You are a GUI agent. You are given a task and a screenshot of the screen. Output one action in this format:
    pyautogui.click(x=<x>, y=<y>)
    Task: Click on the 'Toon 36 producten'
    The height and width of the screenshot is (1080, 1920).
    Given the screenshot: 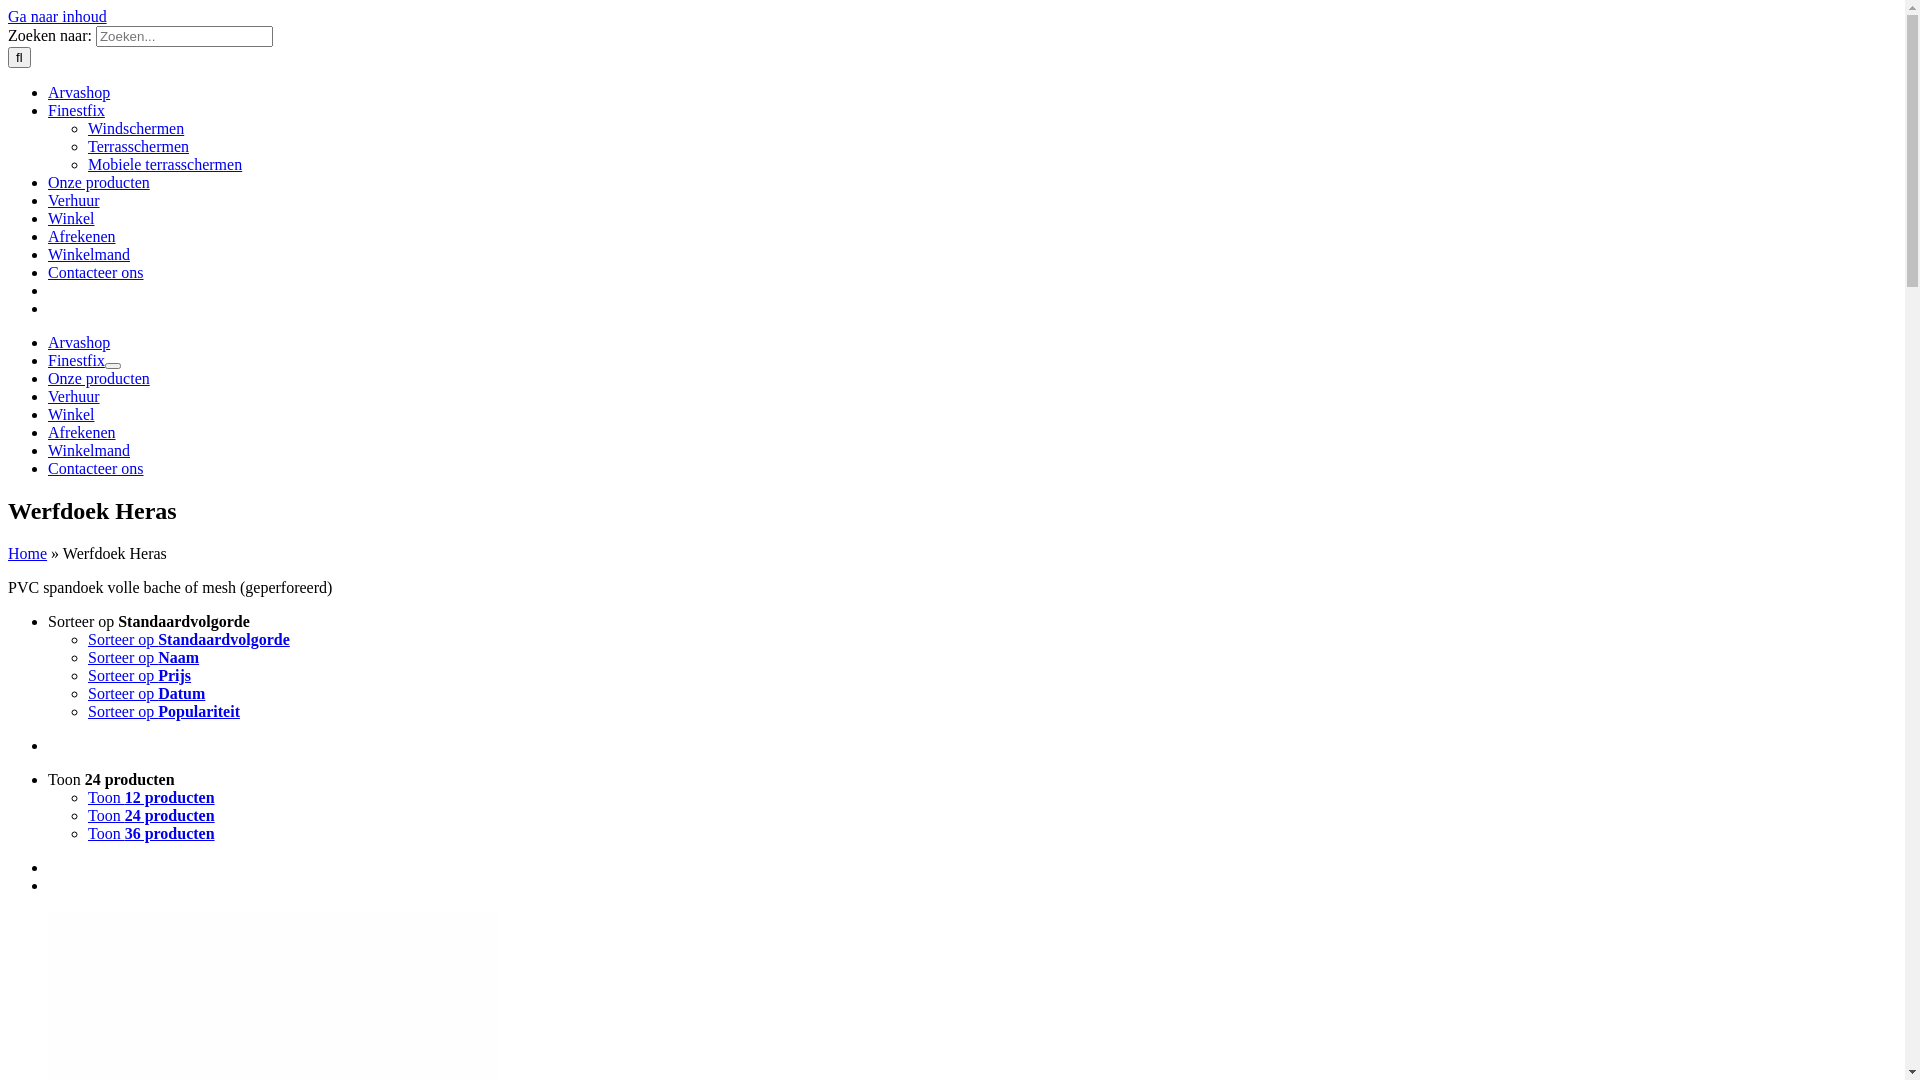 What is the action you would take?
    pyautogui.click(x=150, y=833)
    